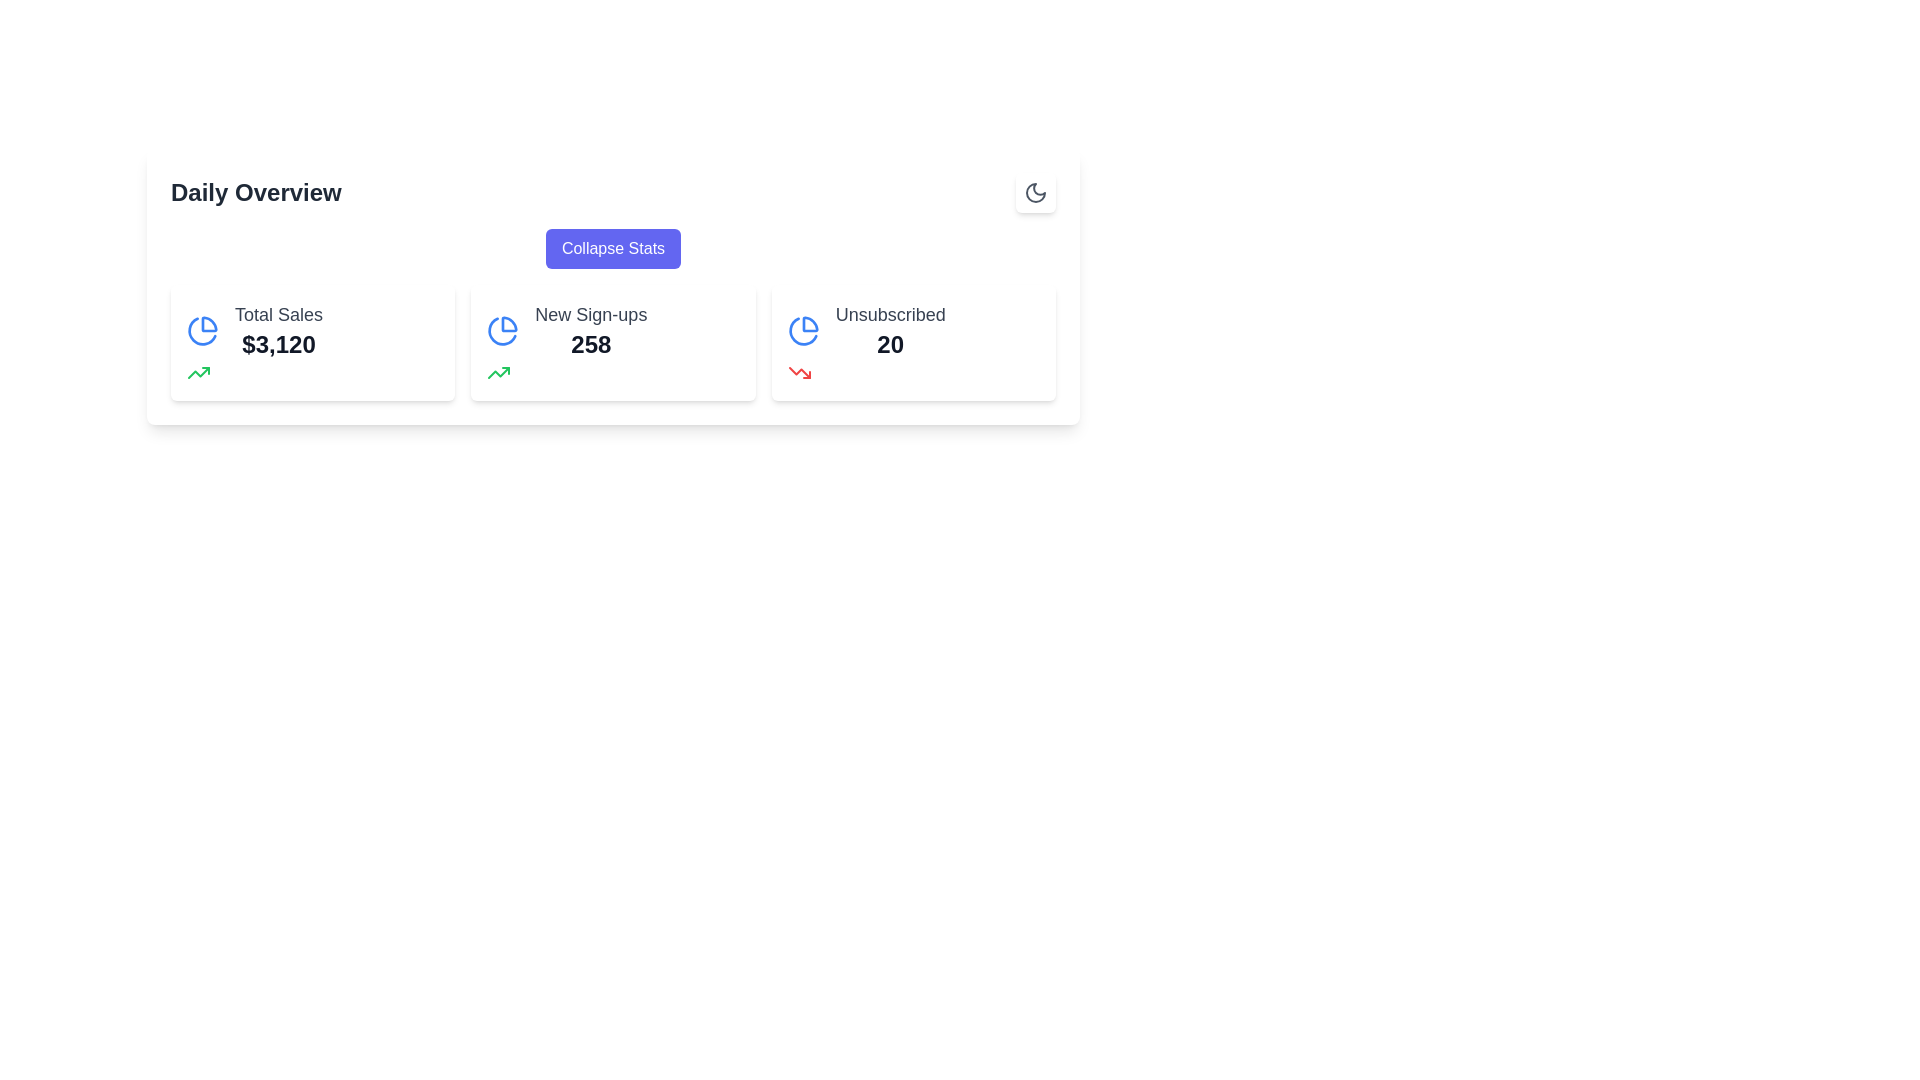 The width and height of the screenshot is (1920, 1080). What do you see at coordinates (612, 342) in the screenshot?
I see `the Statistical card displaying the number of new sign-ups (value '258') located in the middle of the grid layout within the 'Collapse Stats' section` at bounding box center [612, 342].